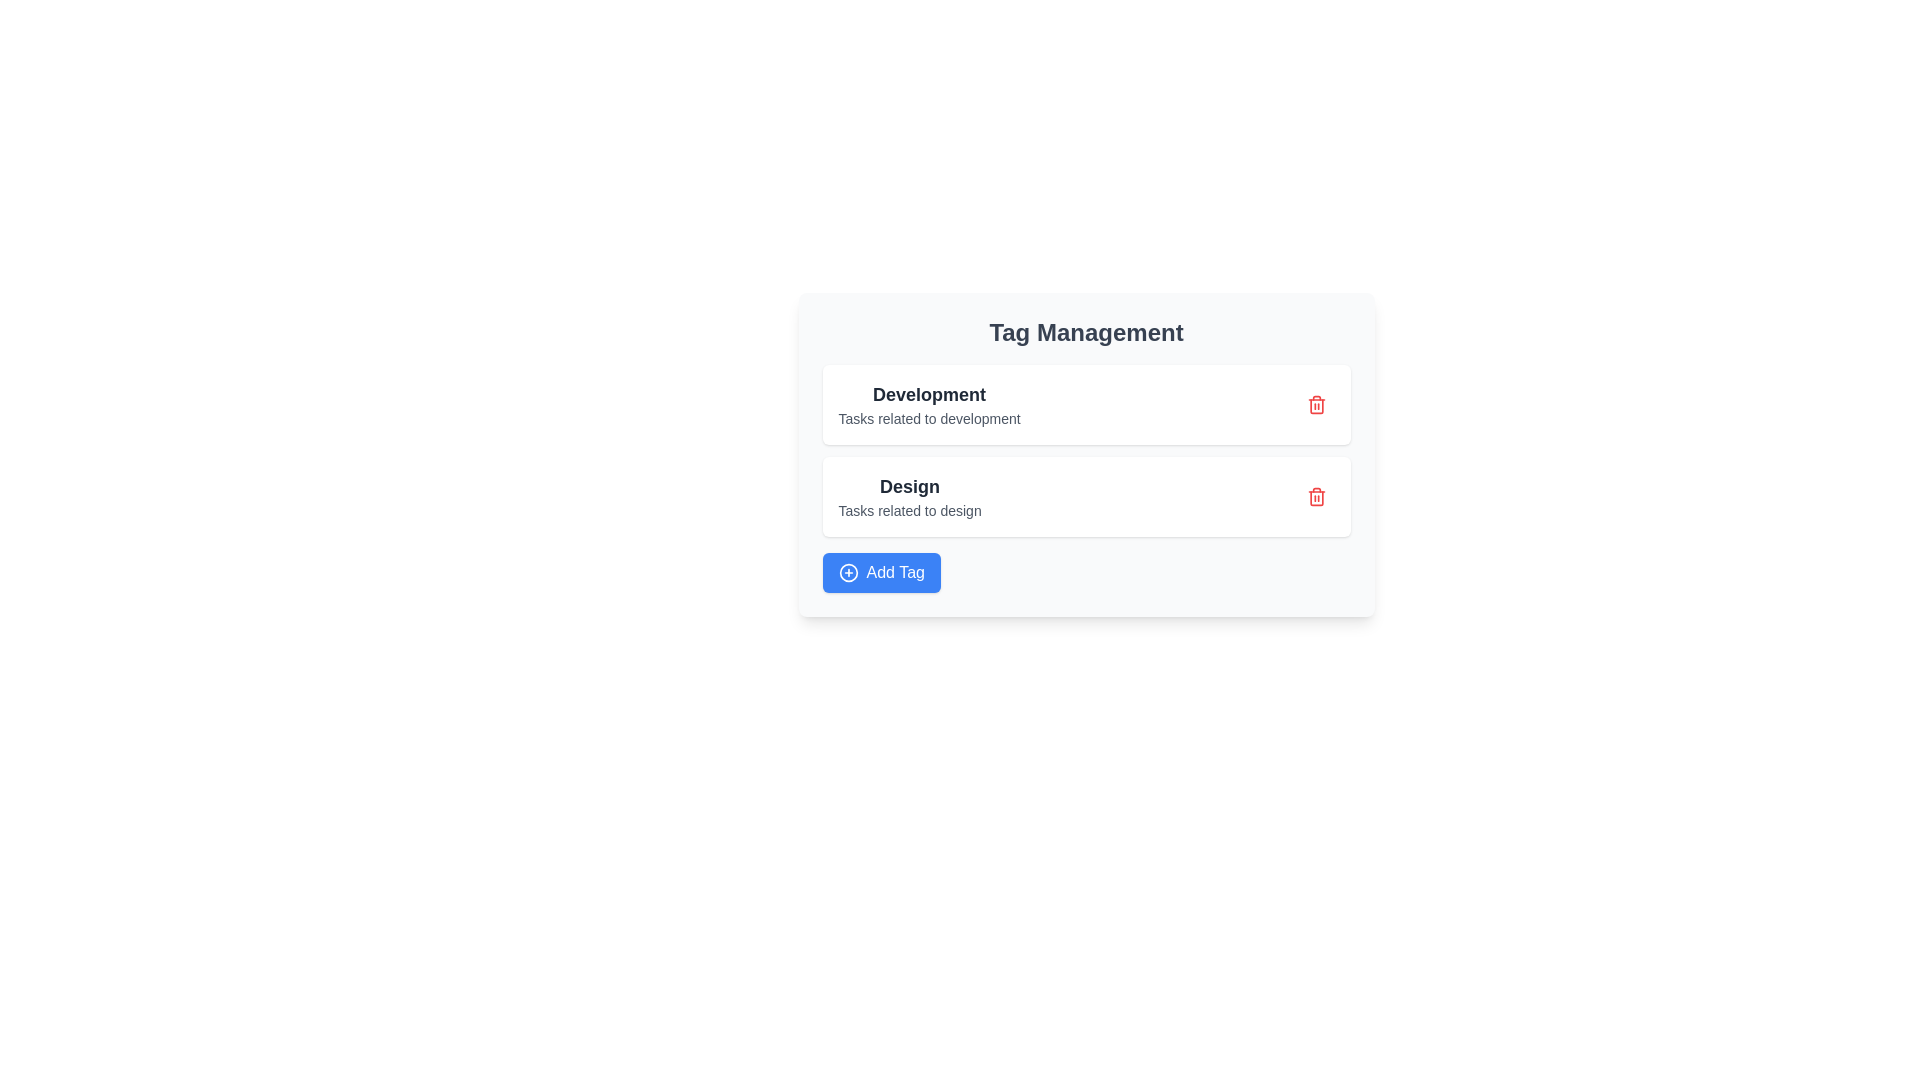 The image size is (1920, 1080). Describe the element at coordinates (880, 573) in the screenshot. I see `the blue rectangular button labeled 'Add Tag' with a white plus icon` at that location.